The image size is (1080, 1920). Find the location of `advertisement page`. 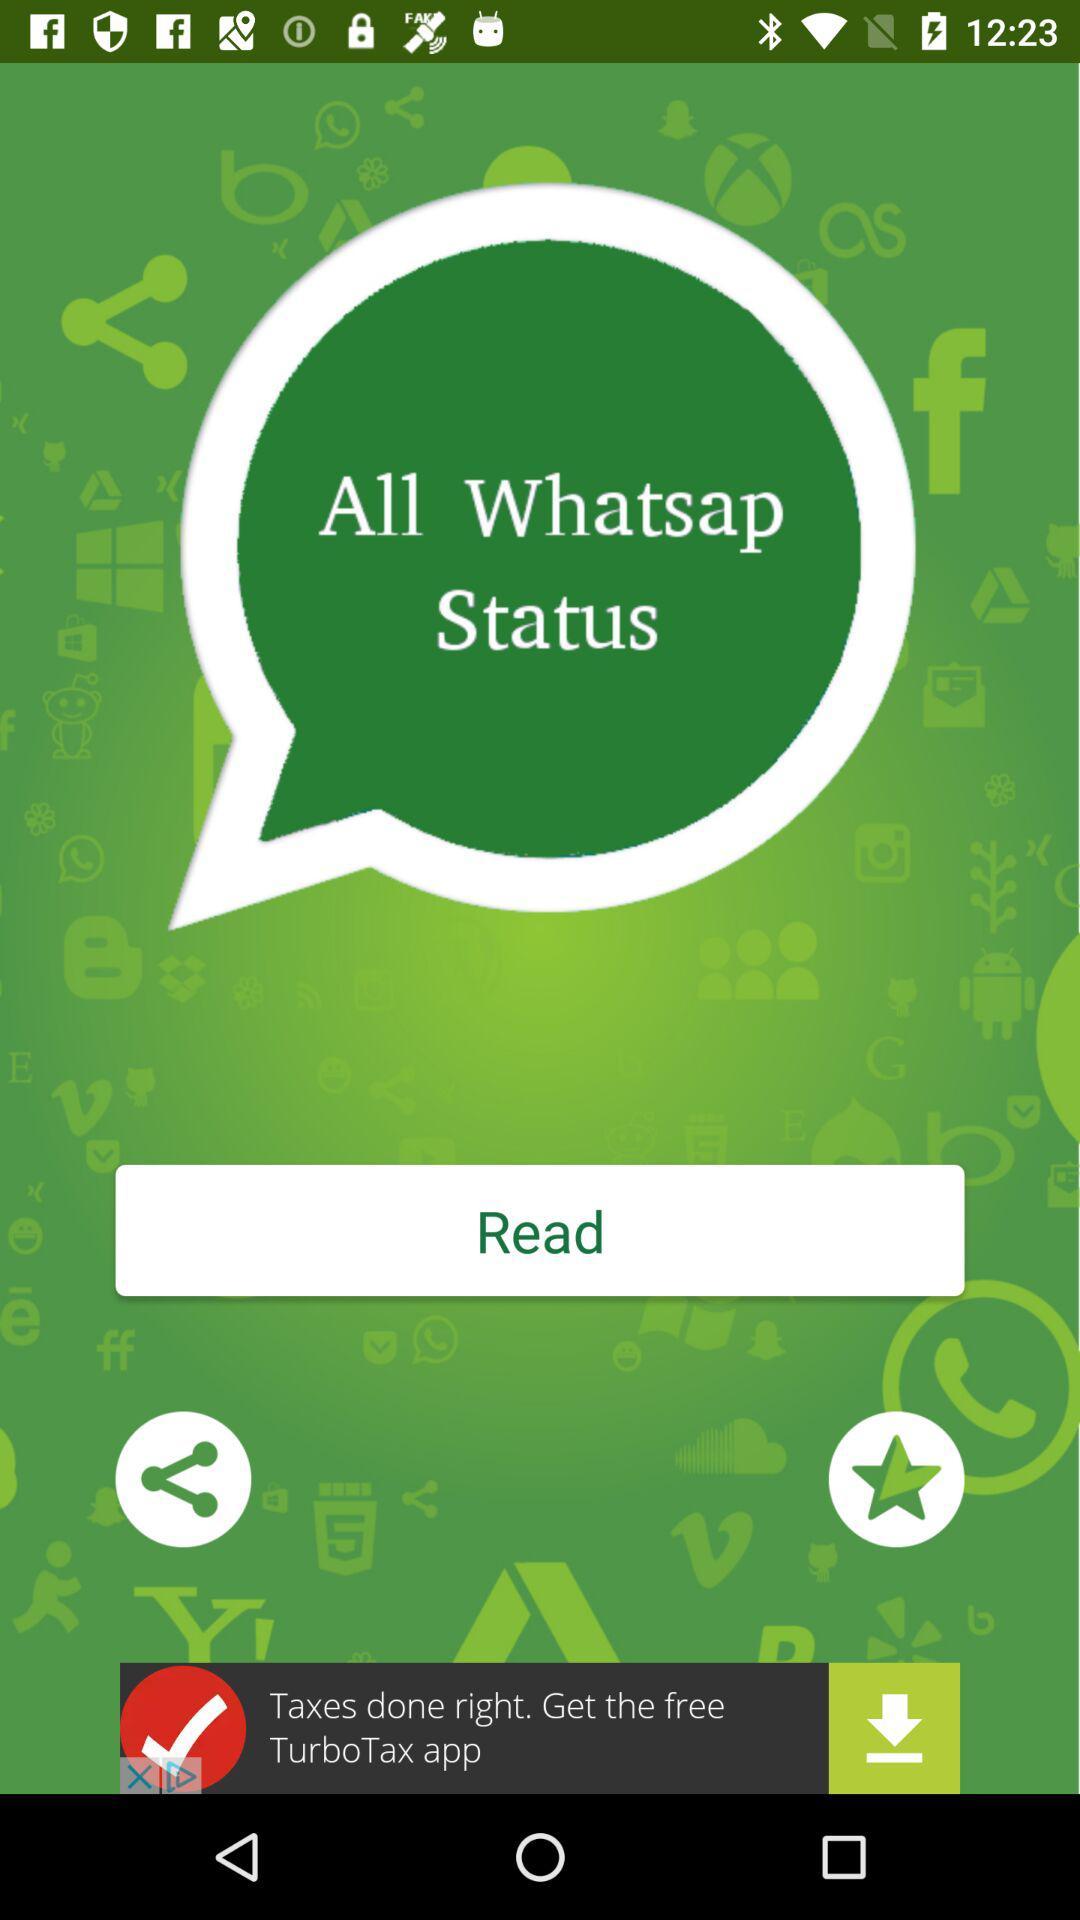

advertisement page is located at coordinates (540, 1727).